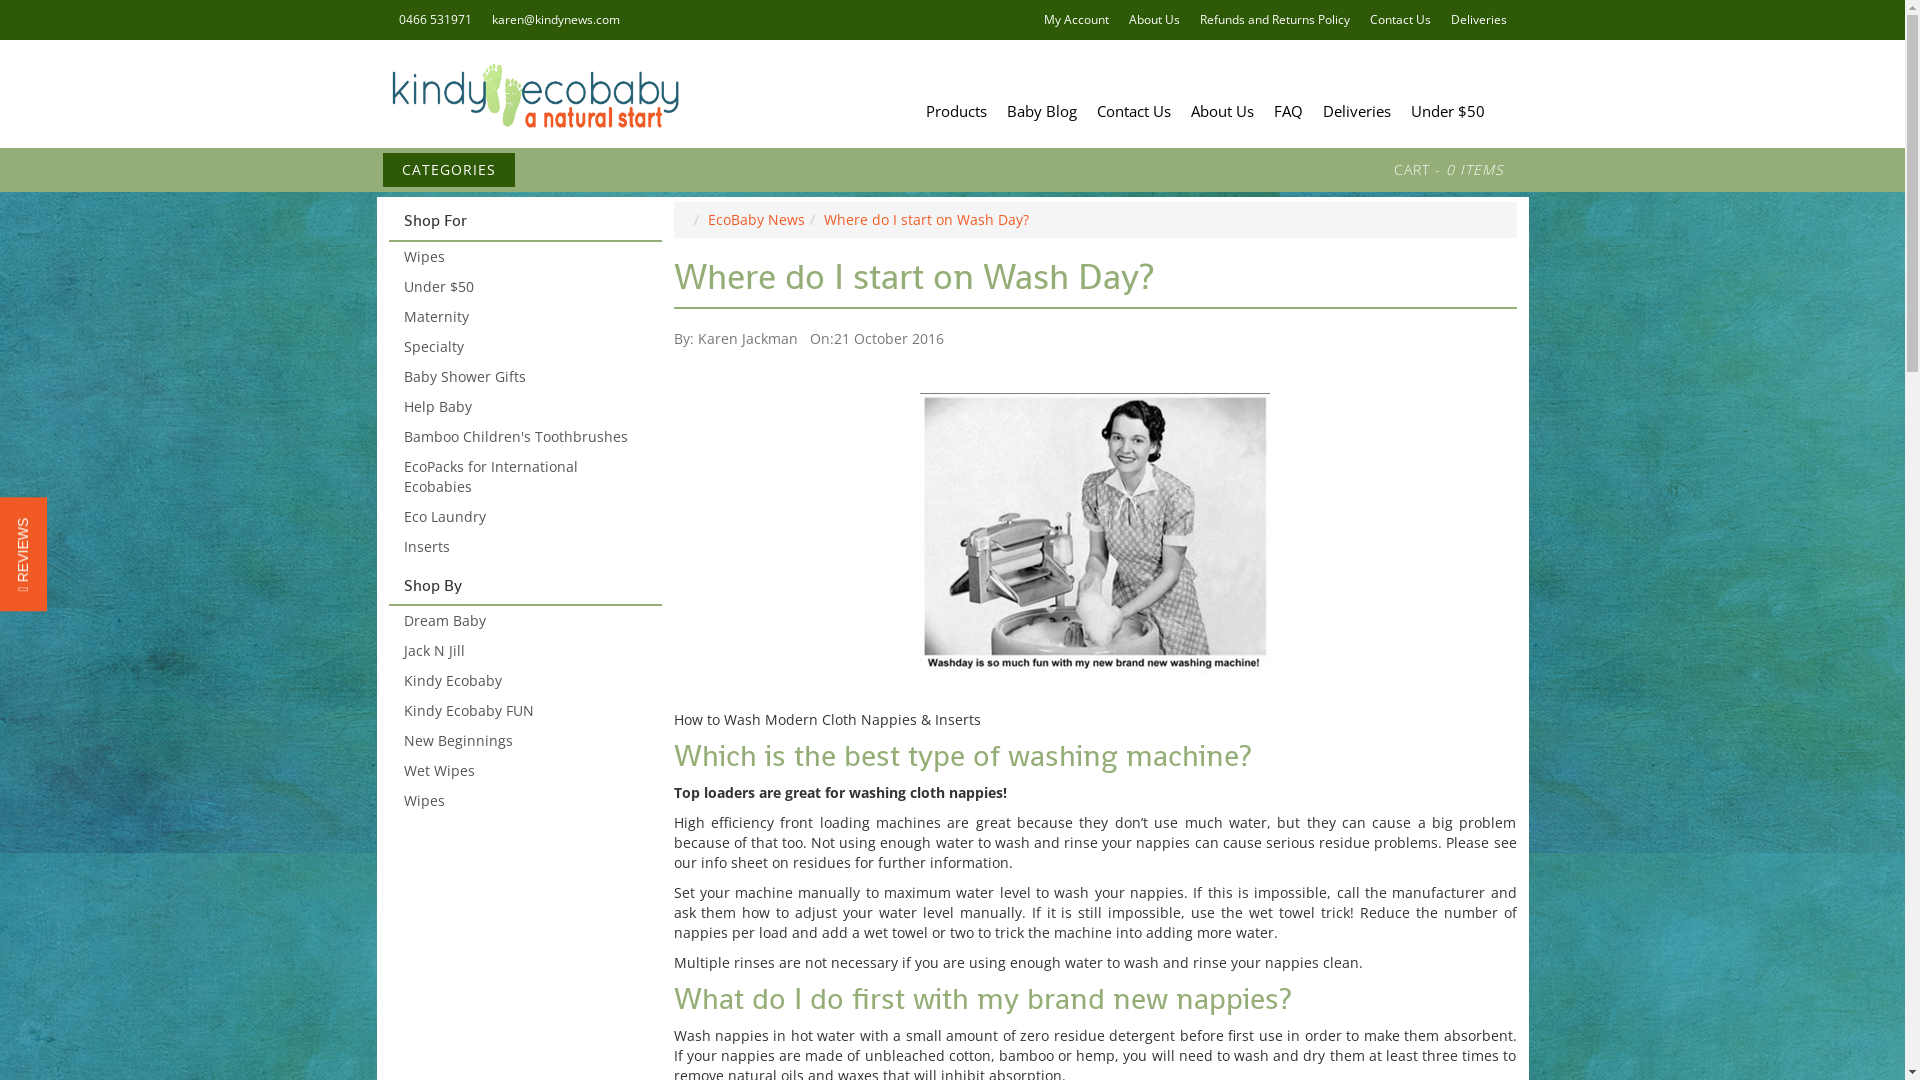 This screenshot has width=1920, height=1080. What do you see at coordinates (524, 346) in the screenshot?
I see `'Specialty'` at bounding box center [524, 346].